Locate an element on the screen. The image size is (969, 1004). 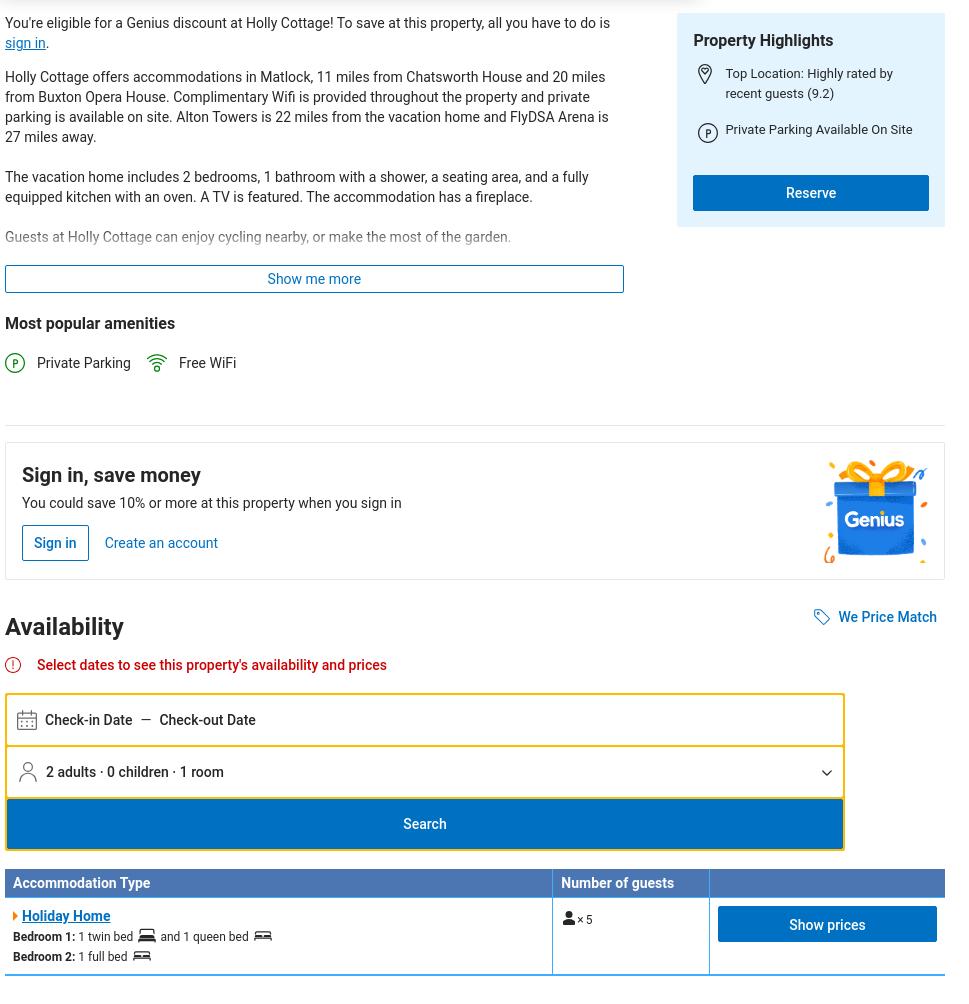
'We Price Match' is located at coordinates (887, 616).